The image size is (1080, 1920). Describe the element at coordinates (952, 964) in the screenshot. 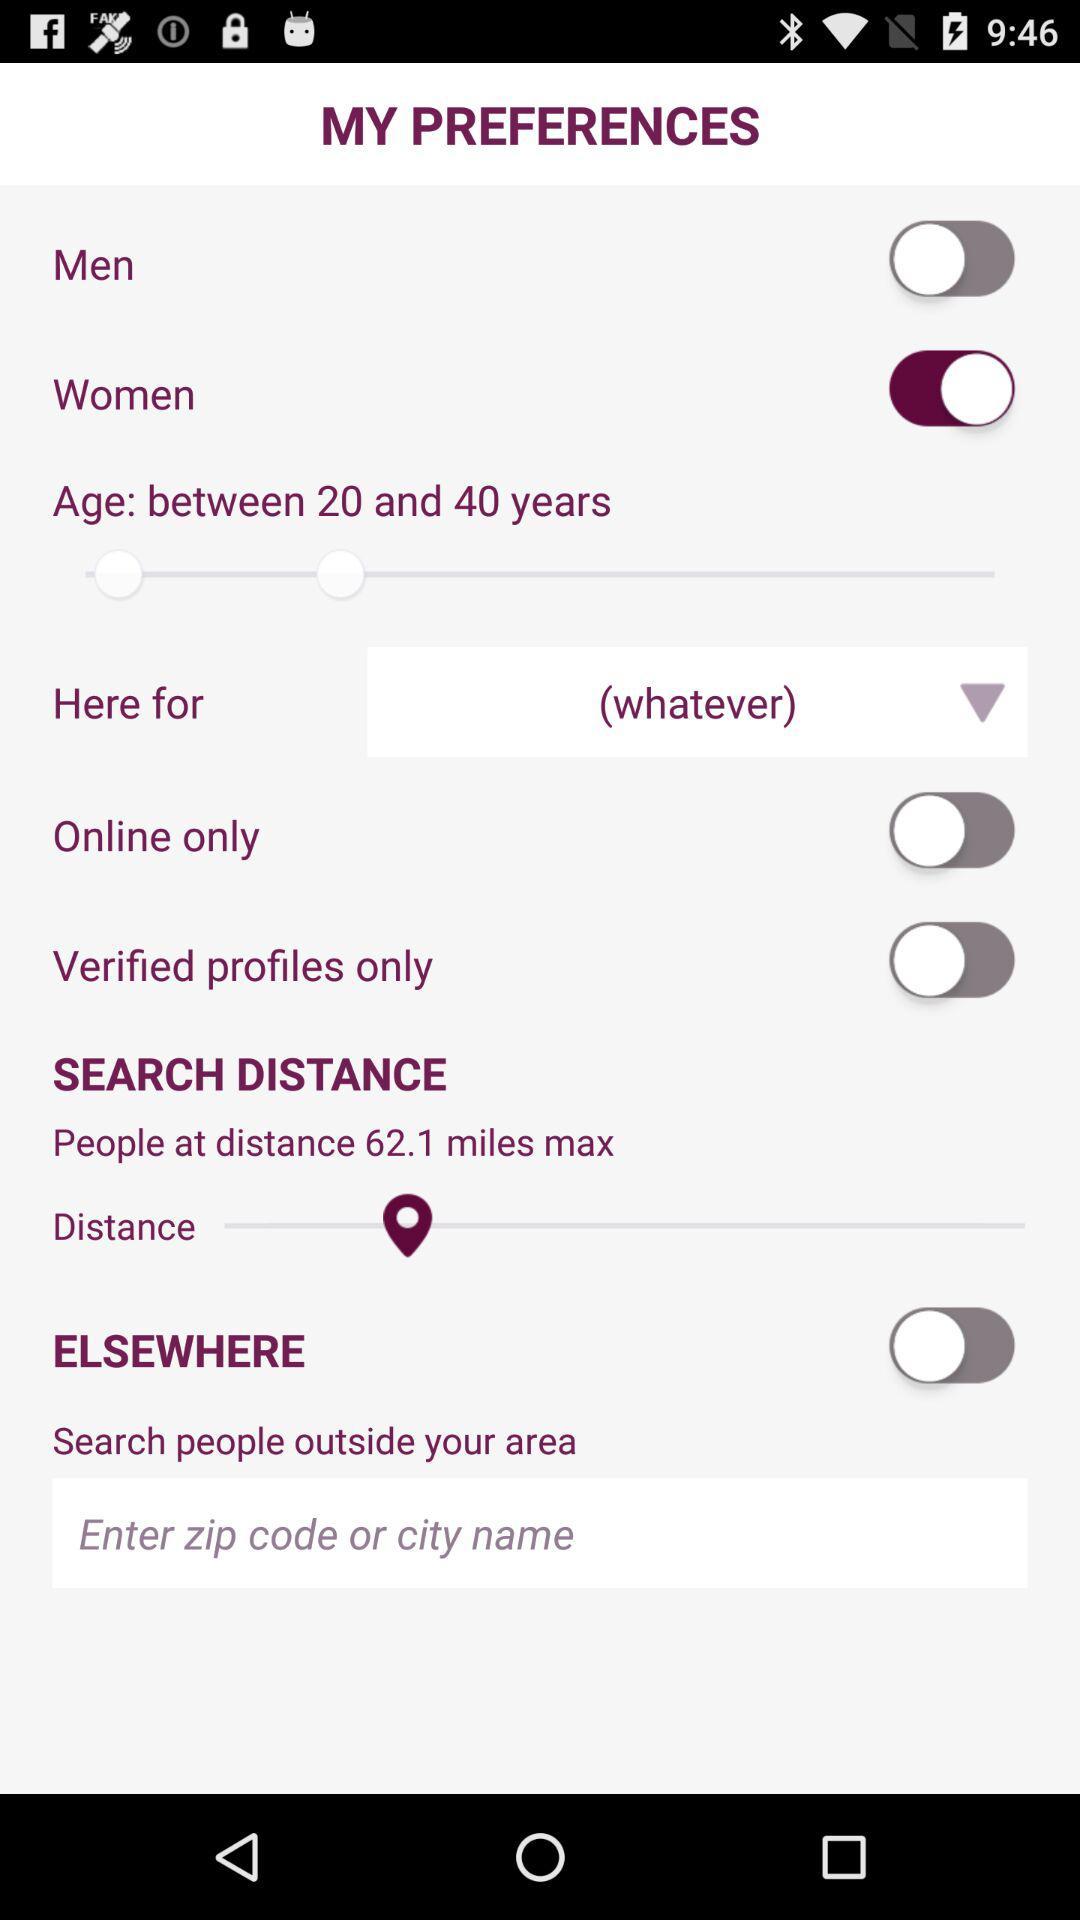

I see `search for` at that location.